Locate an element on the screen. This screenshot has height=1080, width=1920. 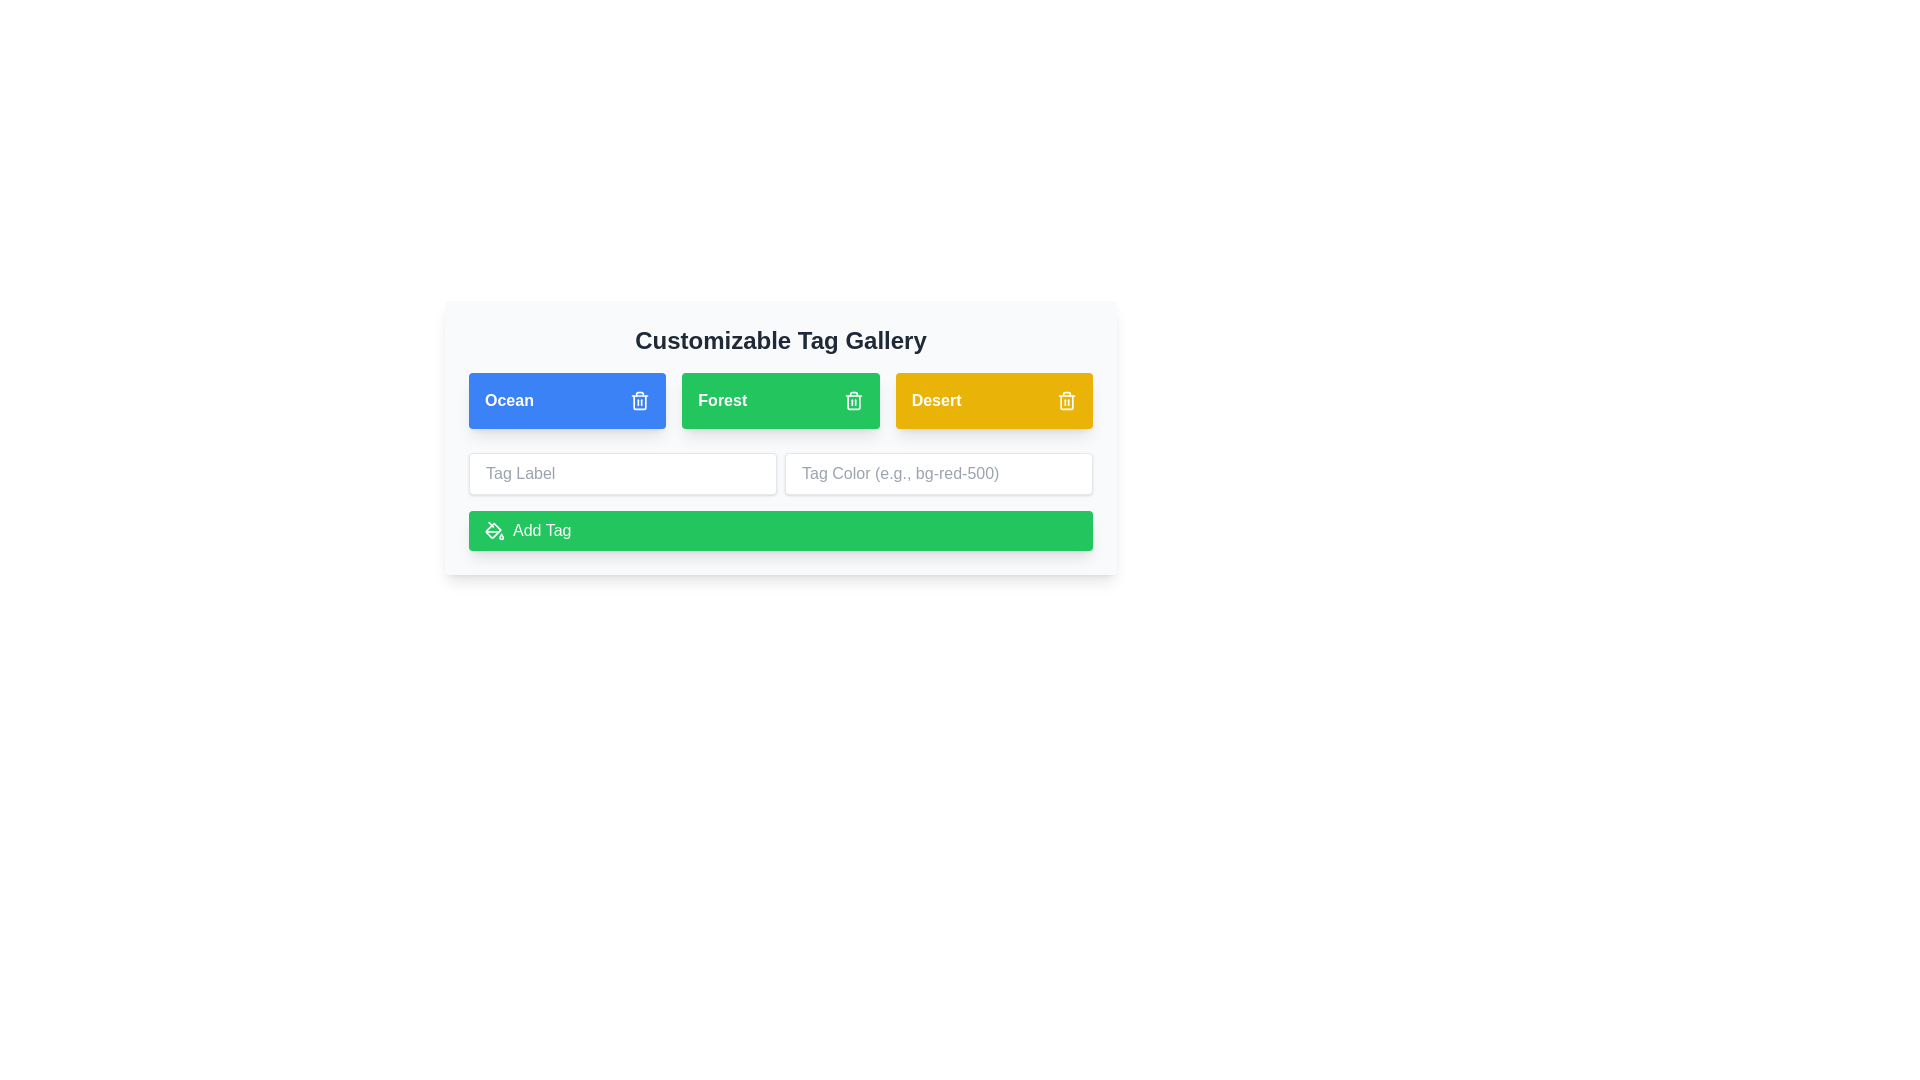
the 'Add Tag' button to add a new tag to the list is located at coordinates (780, 530).